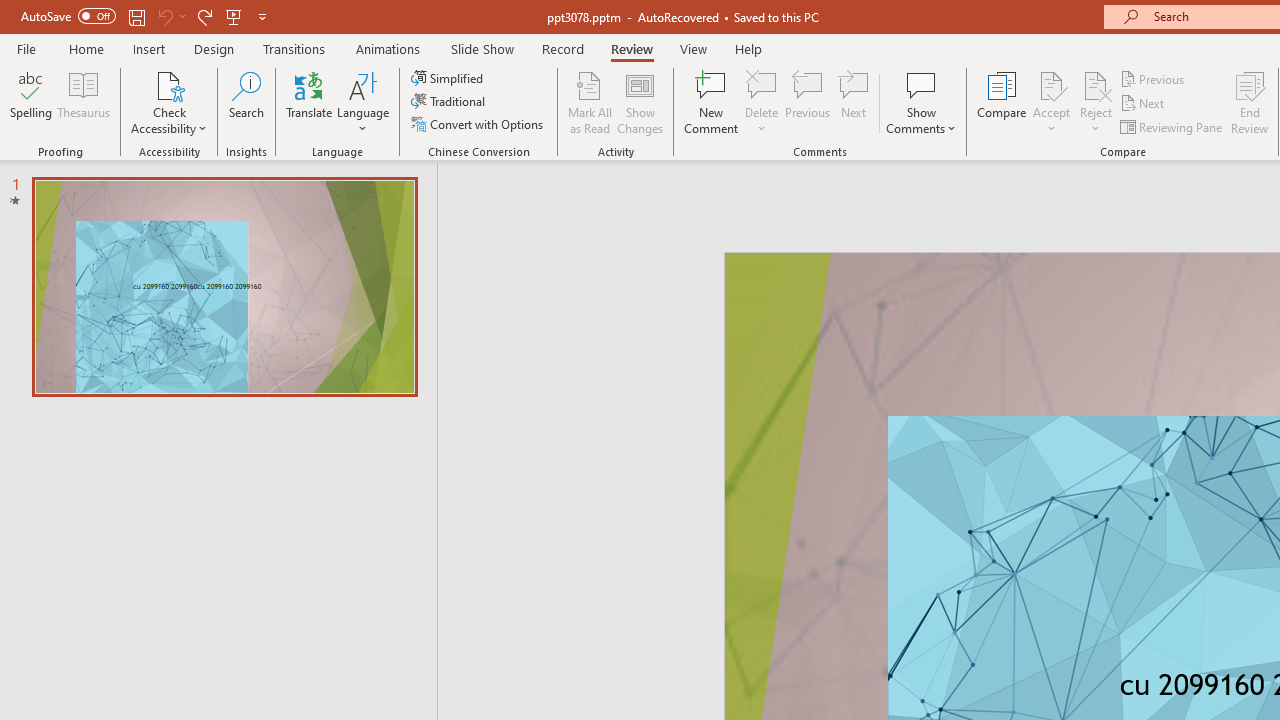  What do you see at coordinates (589, 103) in the screenshot?
I see `'Mark All as Read'` at bounding box center [589, 103].